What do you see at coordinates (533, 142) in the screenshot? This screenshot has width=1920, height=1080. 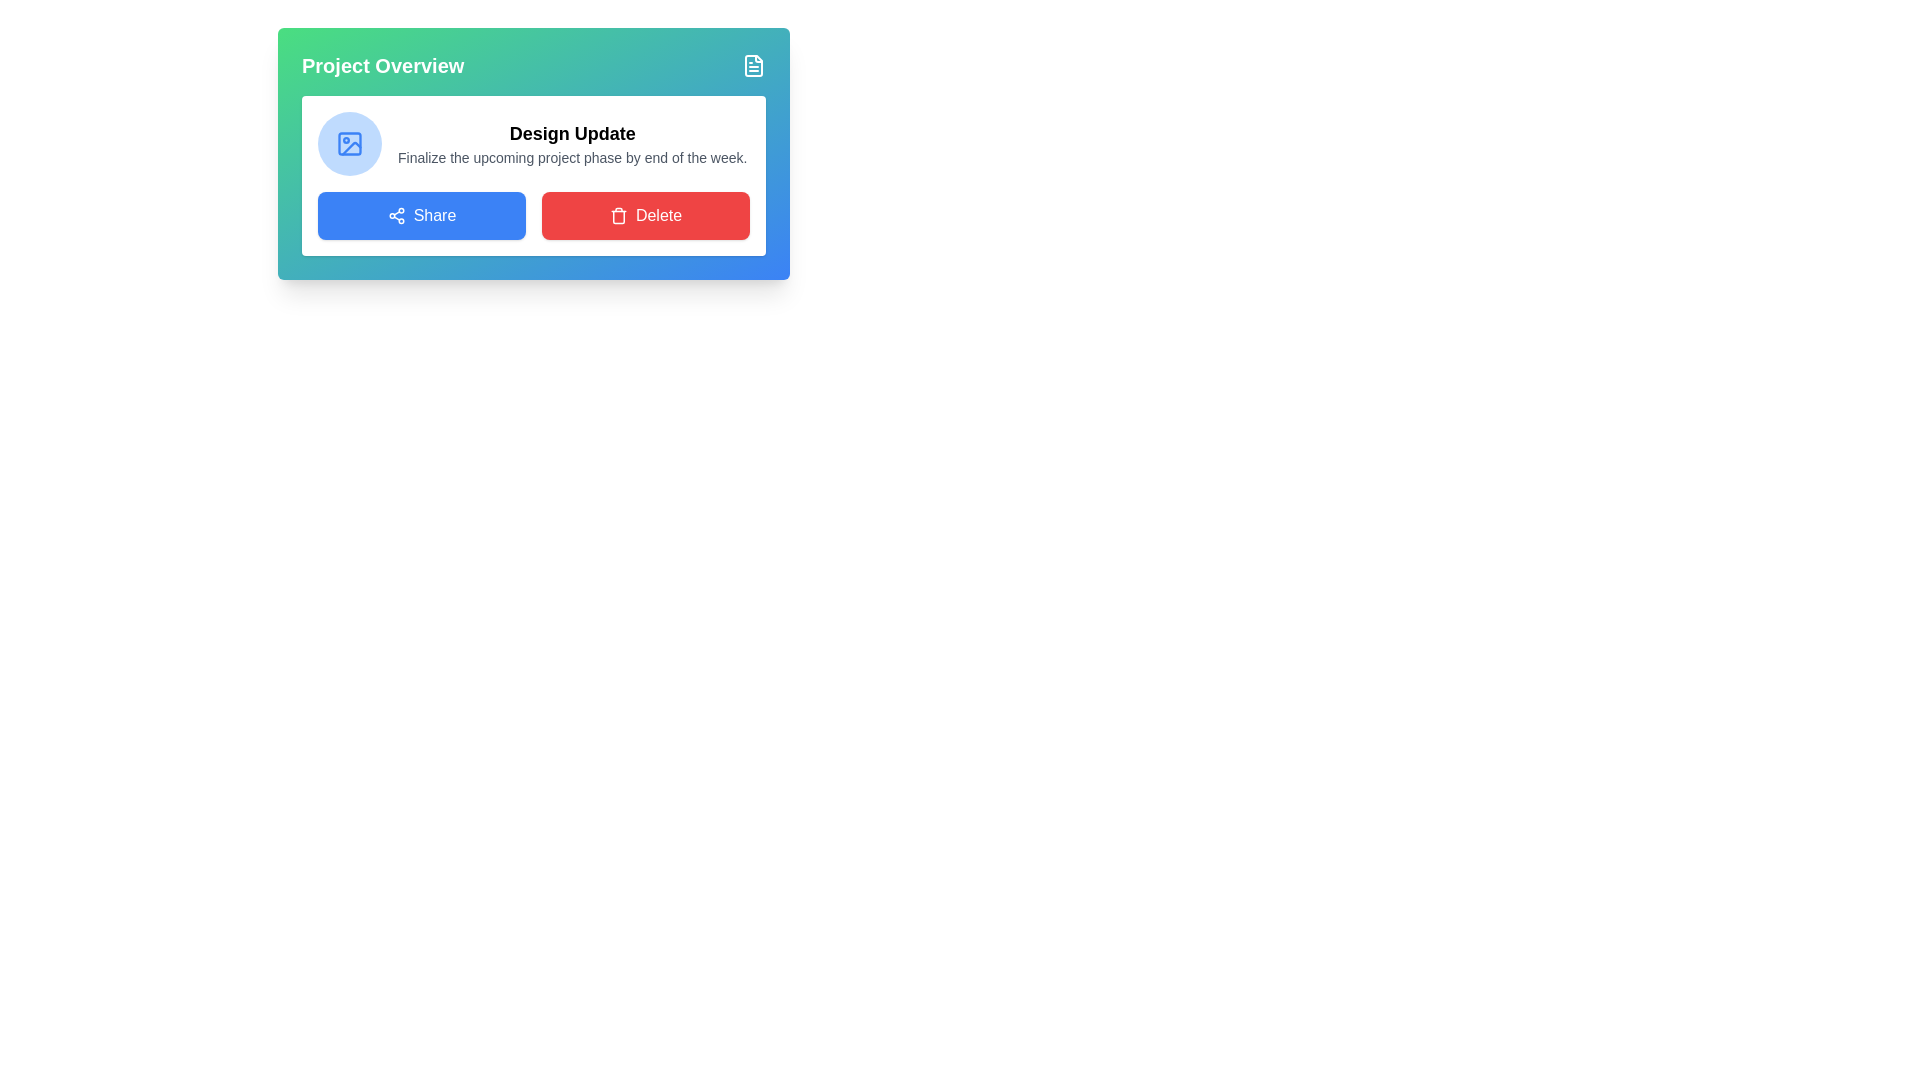 I see `the Content Display Section titled 'Design Update' that contains the text 'Finalize the upcoming project phase by end of the week.' and a blue circular icon` at bounding box center [533, 142].